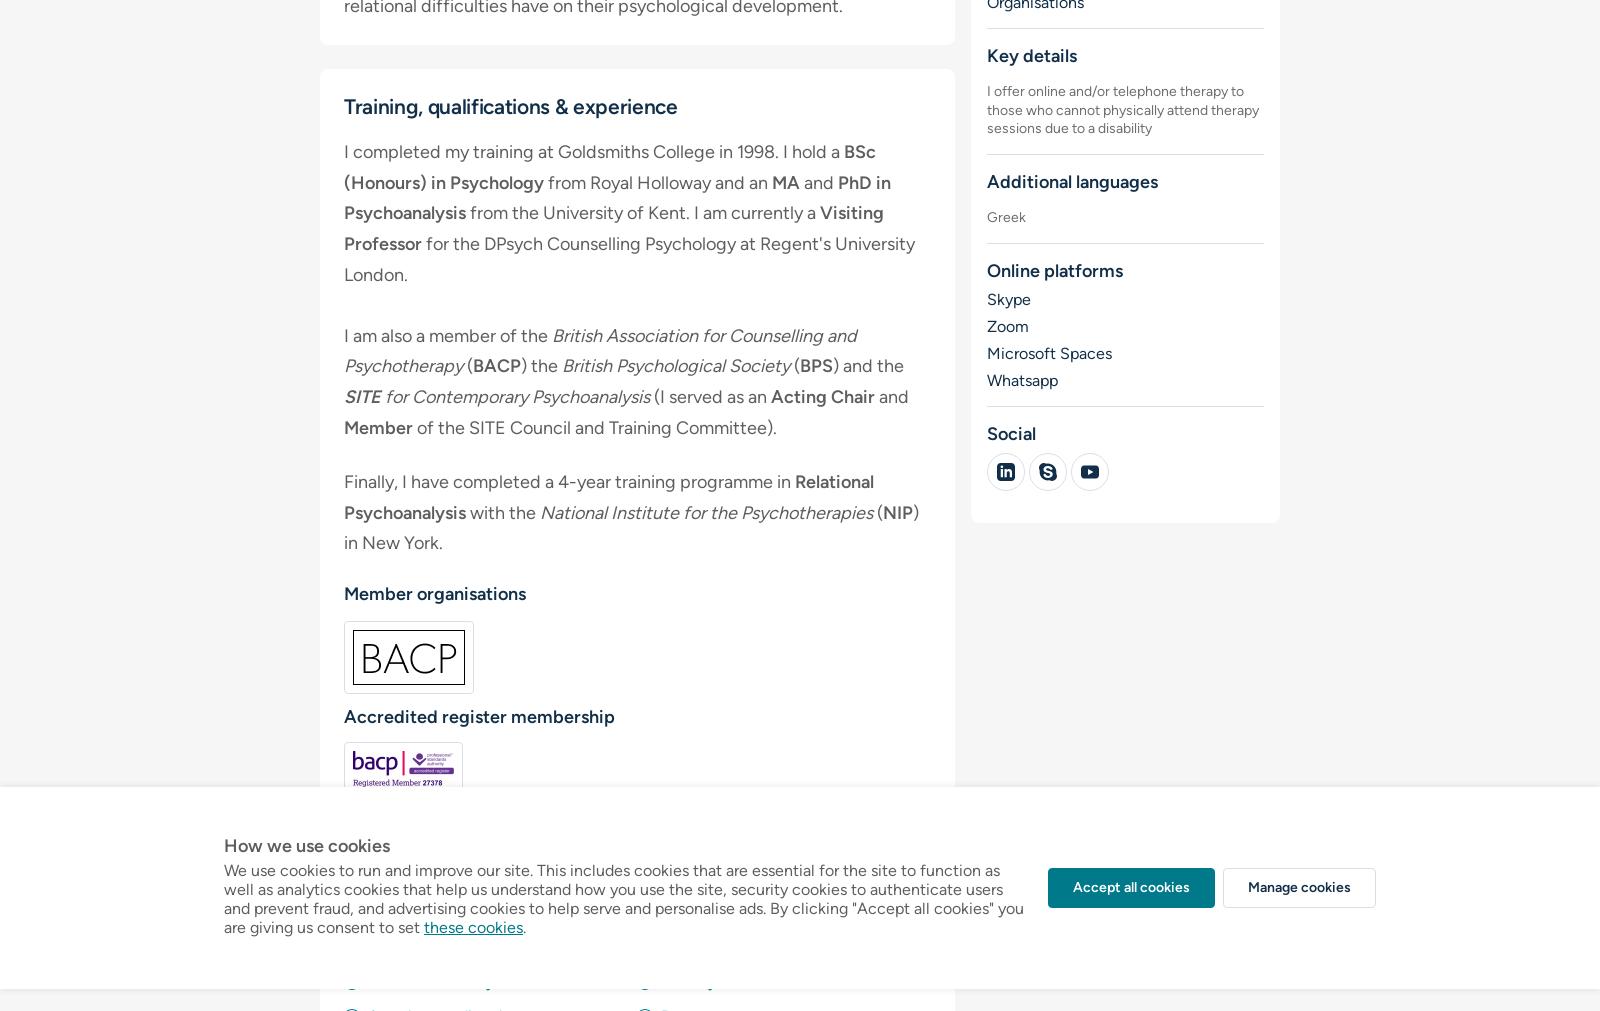 The height and width of the screenshot is (1011, 1600). I want to click on 'NIP', so click(897, 511).